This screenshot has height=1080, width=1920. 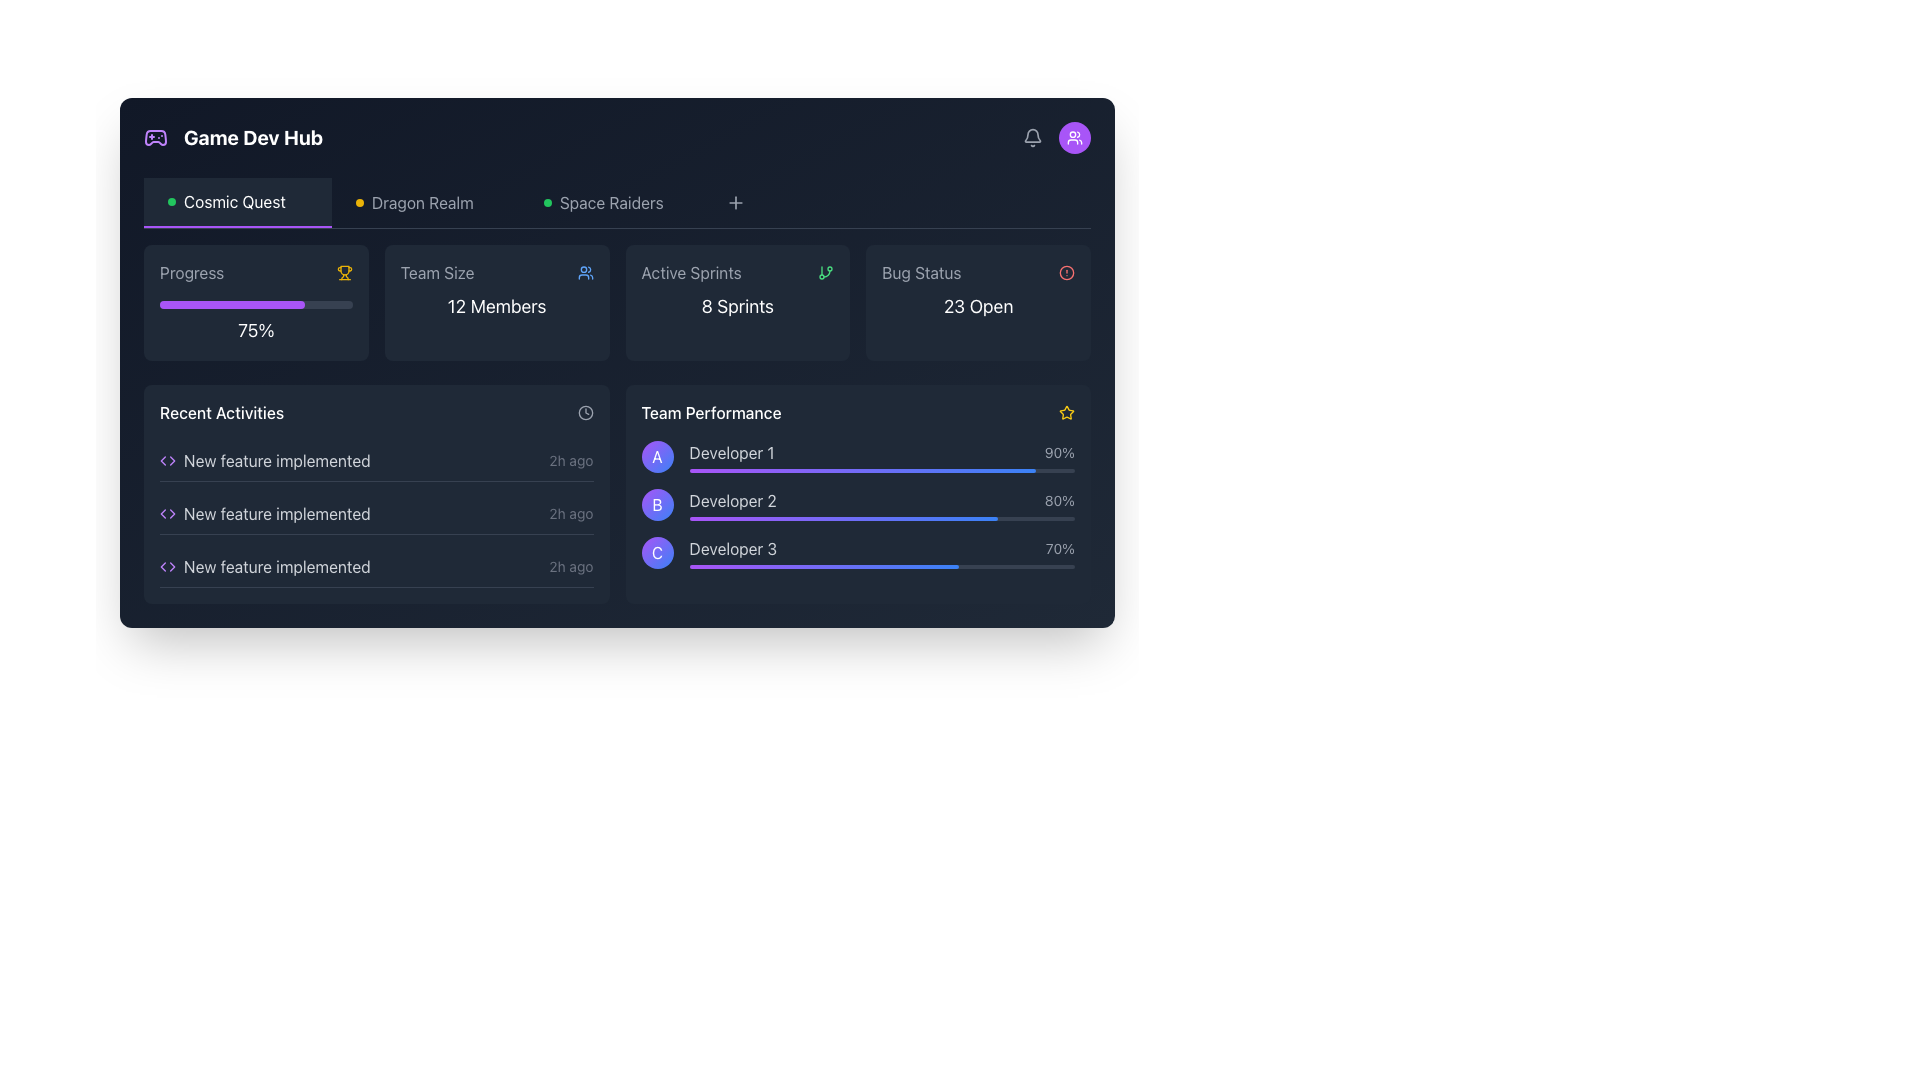 What do you see at coordinates (276, 567) in the screenshot?
I see `the text label 'New feature implemented' located in the 'Recent Activities' section` at bounding box center [276, 567].